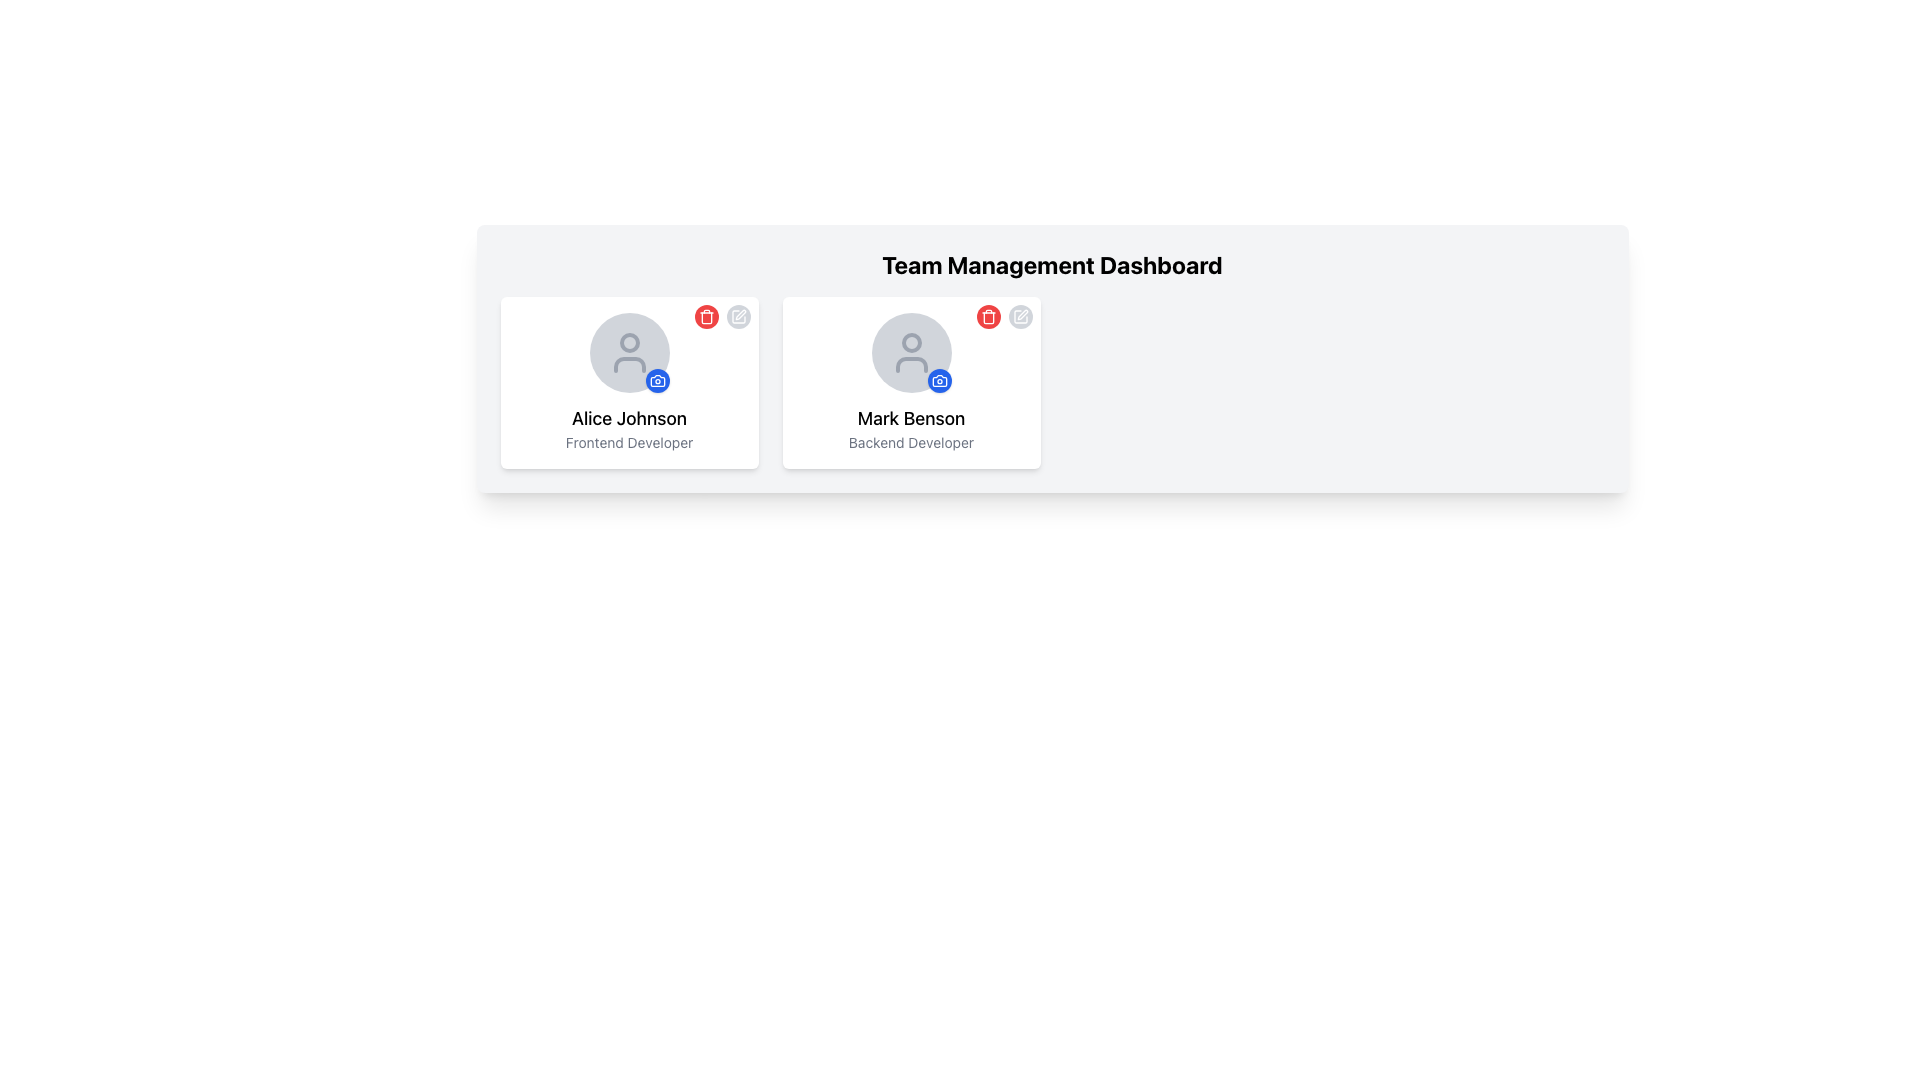  What do you see at coordinates (1020, 315) in the screenshot?
I see `the SVG icon element resembling a square in the upper-right area of the card associated with 'Mark Benson'` at bounding box center [1020, 315].